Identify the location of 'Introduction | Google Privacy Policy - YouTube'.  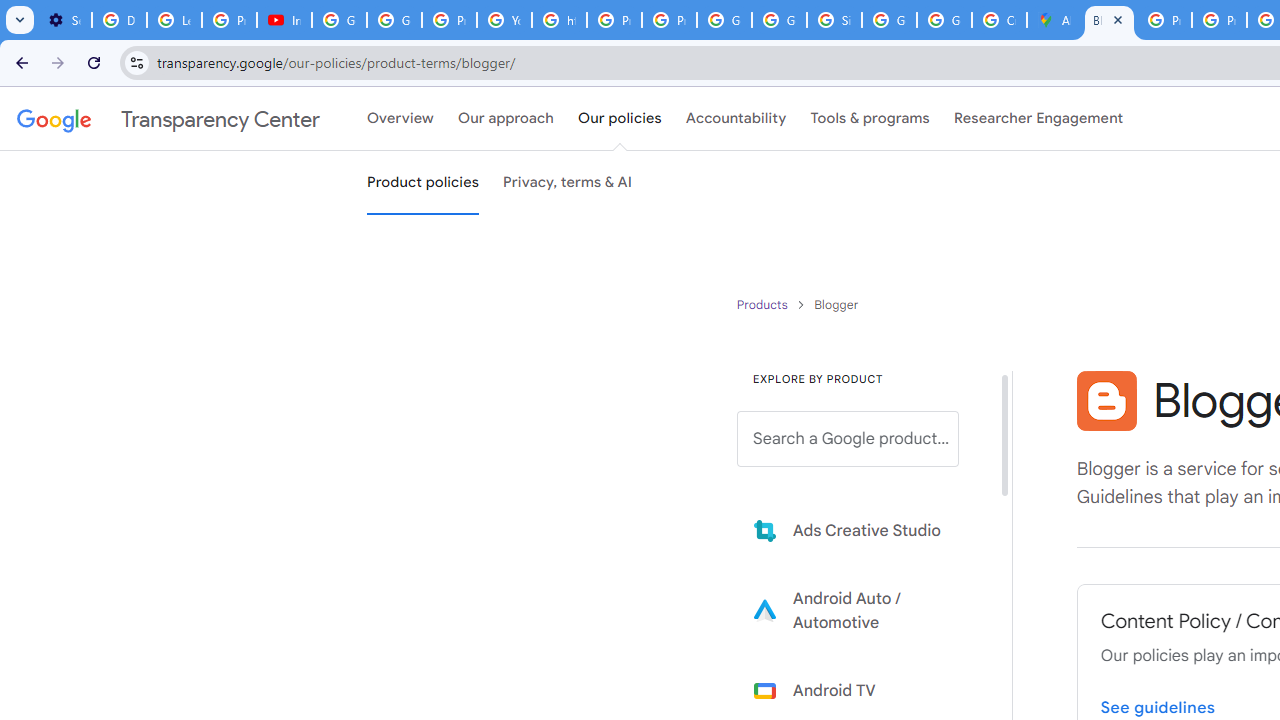
(283, 20).